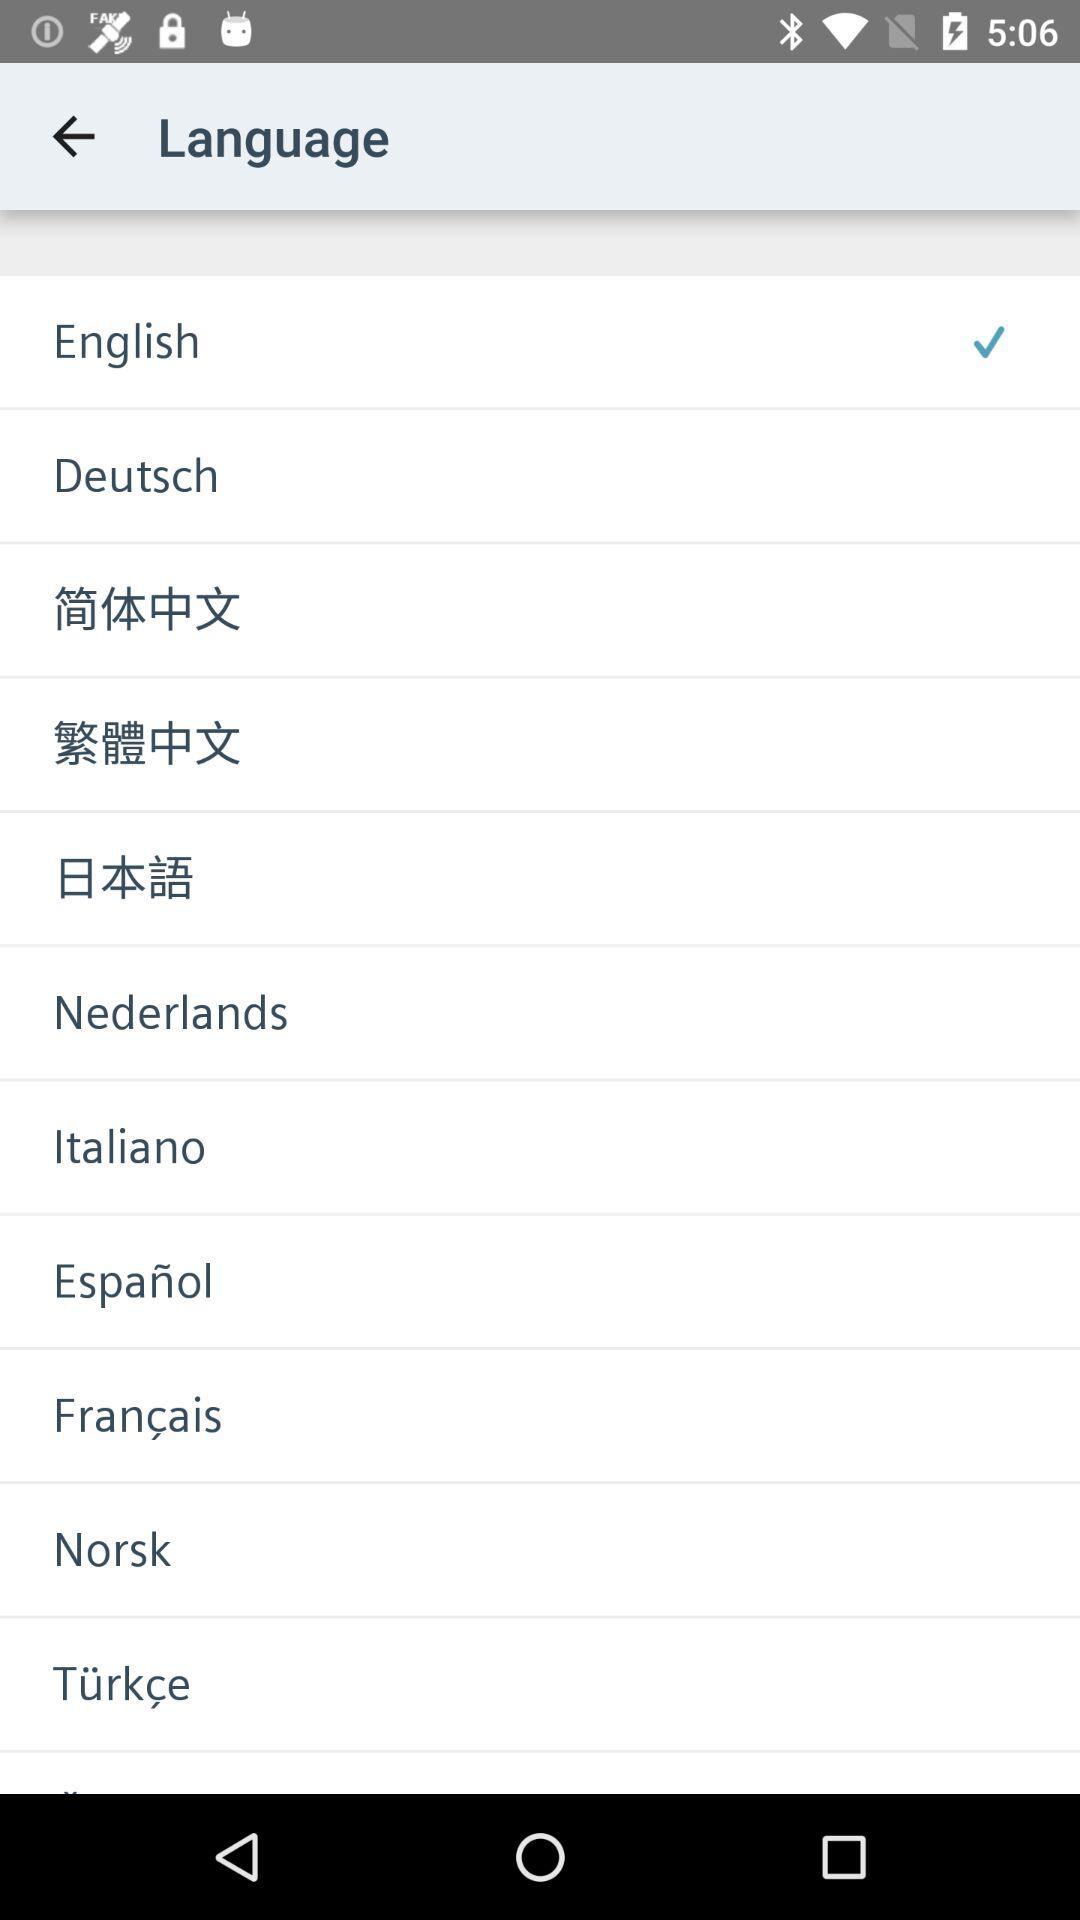 The height and width of the screenshot is (1920, 1080). I want to click on item above norsk icon, so click(111, 1414).